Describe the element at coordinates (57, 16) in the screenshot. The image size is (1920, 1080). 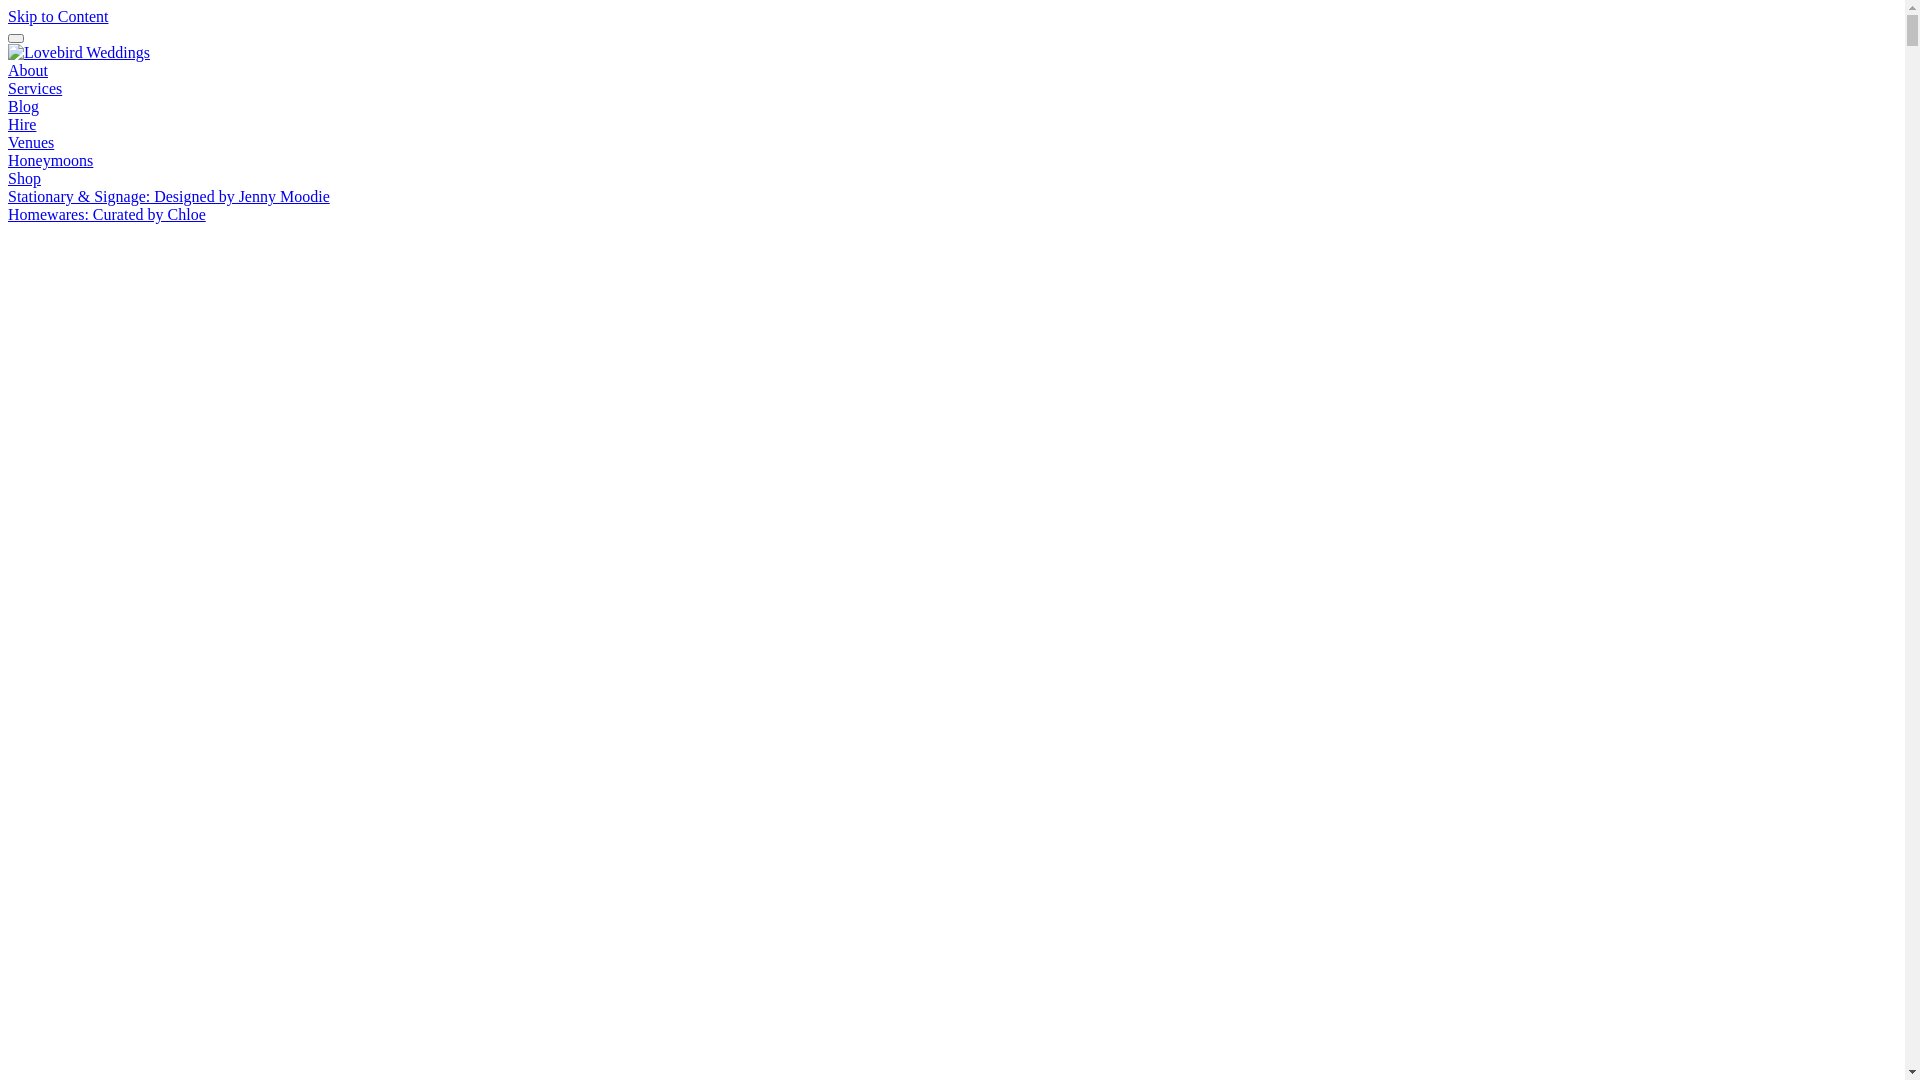
I see `'Skip to Content'` at that location.